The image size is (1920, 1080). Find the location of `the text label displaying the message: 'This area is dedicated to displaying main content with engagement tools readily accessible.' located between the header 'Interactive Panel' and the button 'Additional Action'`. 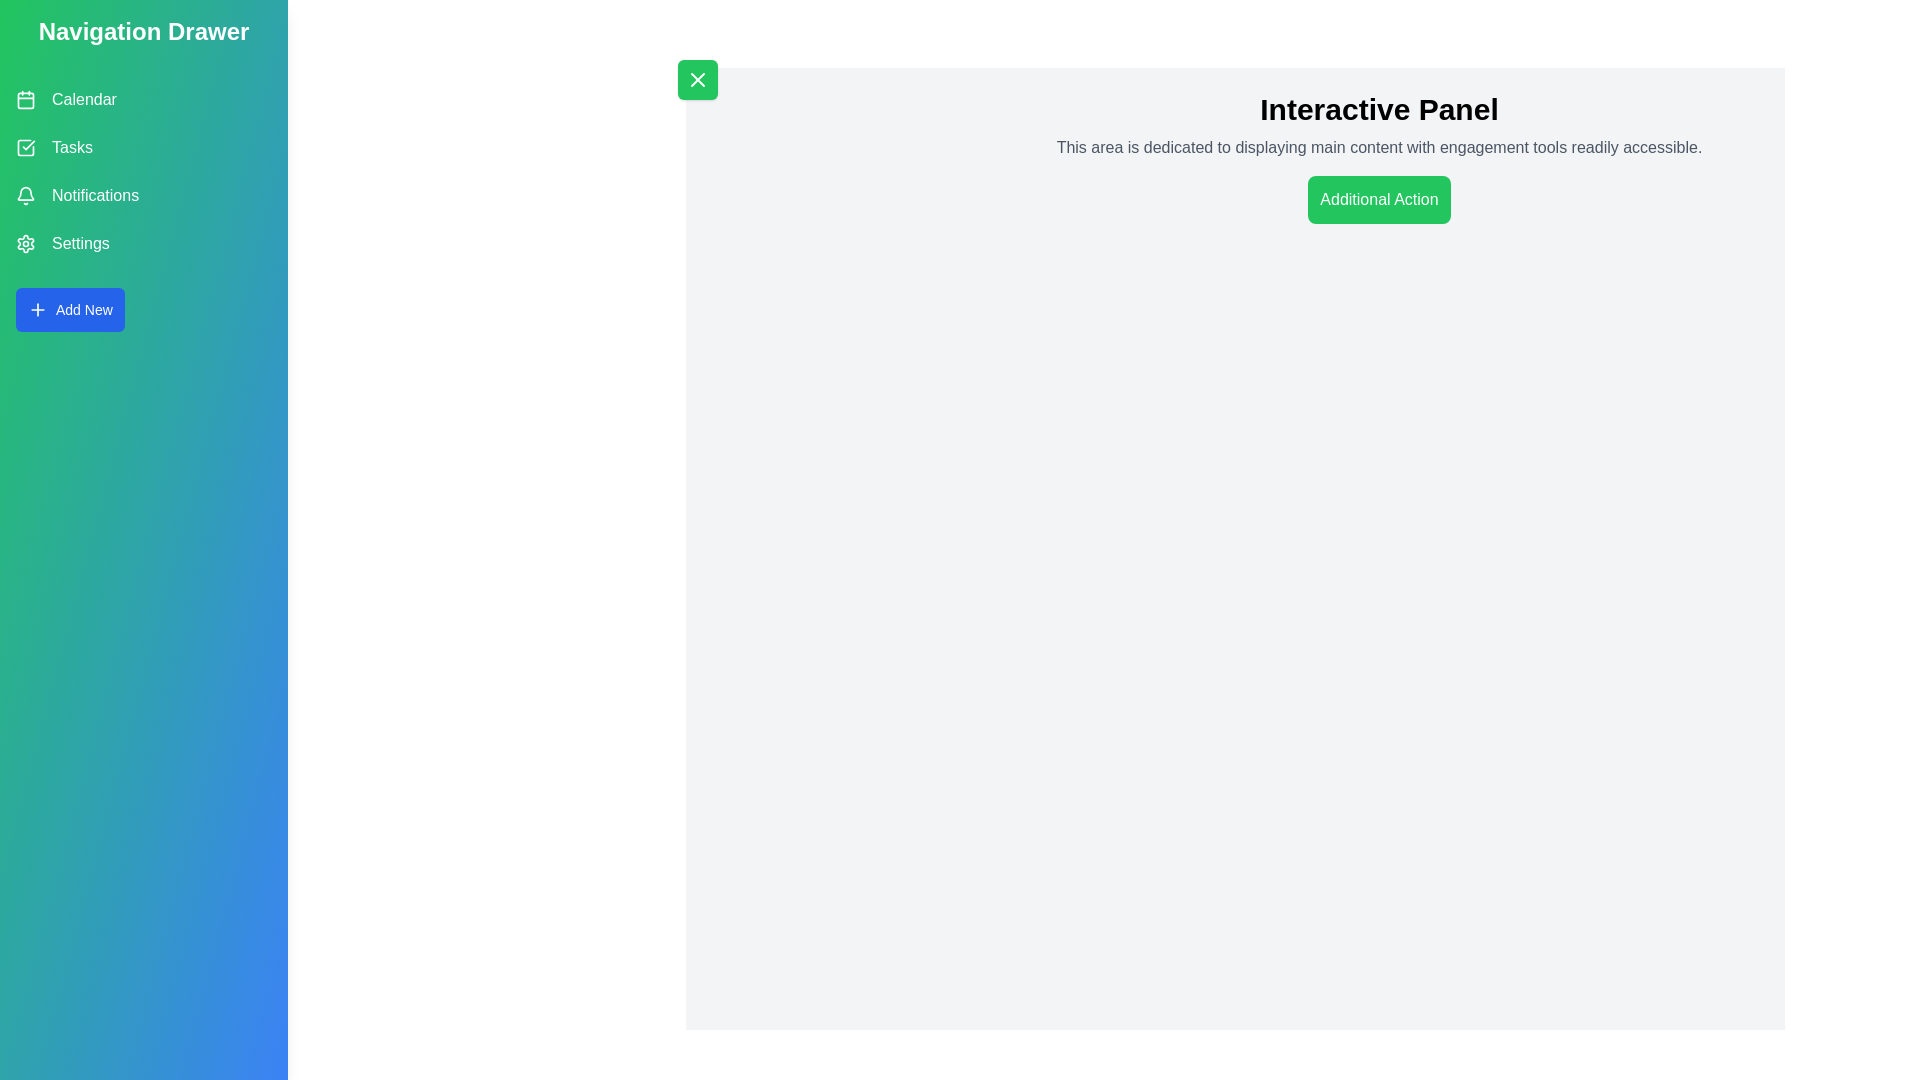

the text label displaying the message: 'This area is dedicated to displaying main content with engagement tools readily accessible.' located between the header 'Interactive Panel' and the button 'Additional Action' is located at coordinates (1378, 146).